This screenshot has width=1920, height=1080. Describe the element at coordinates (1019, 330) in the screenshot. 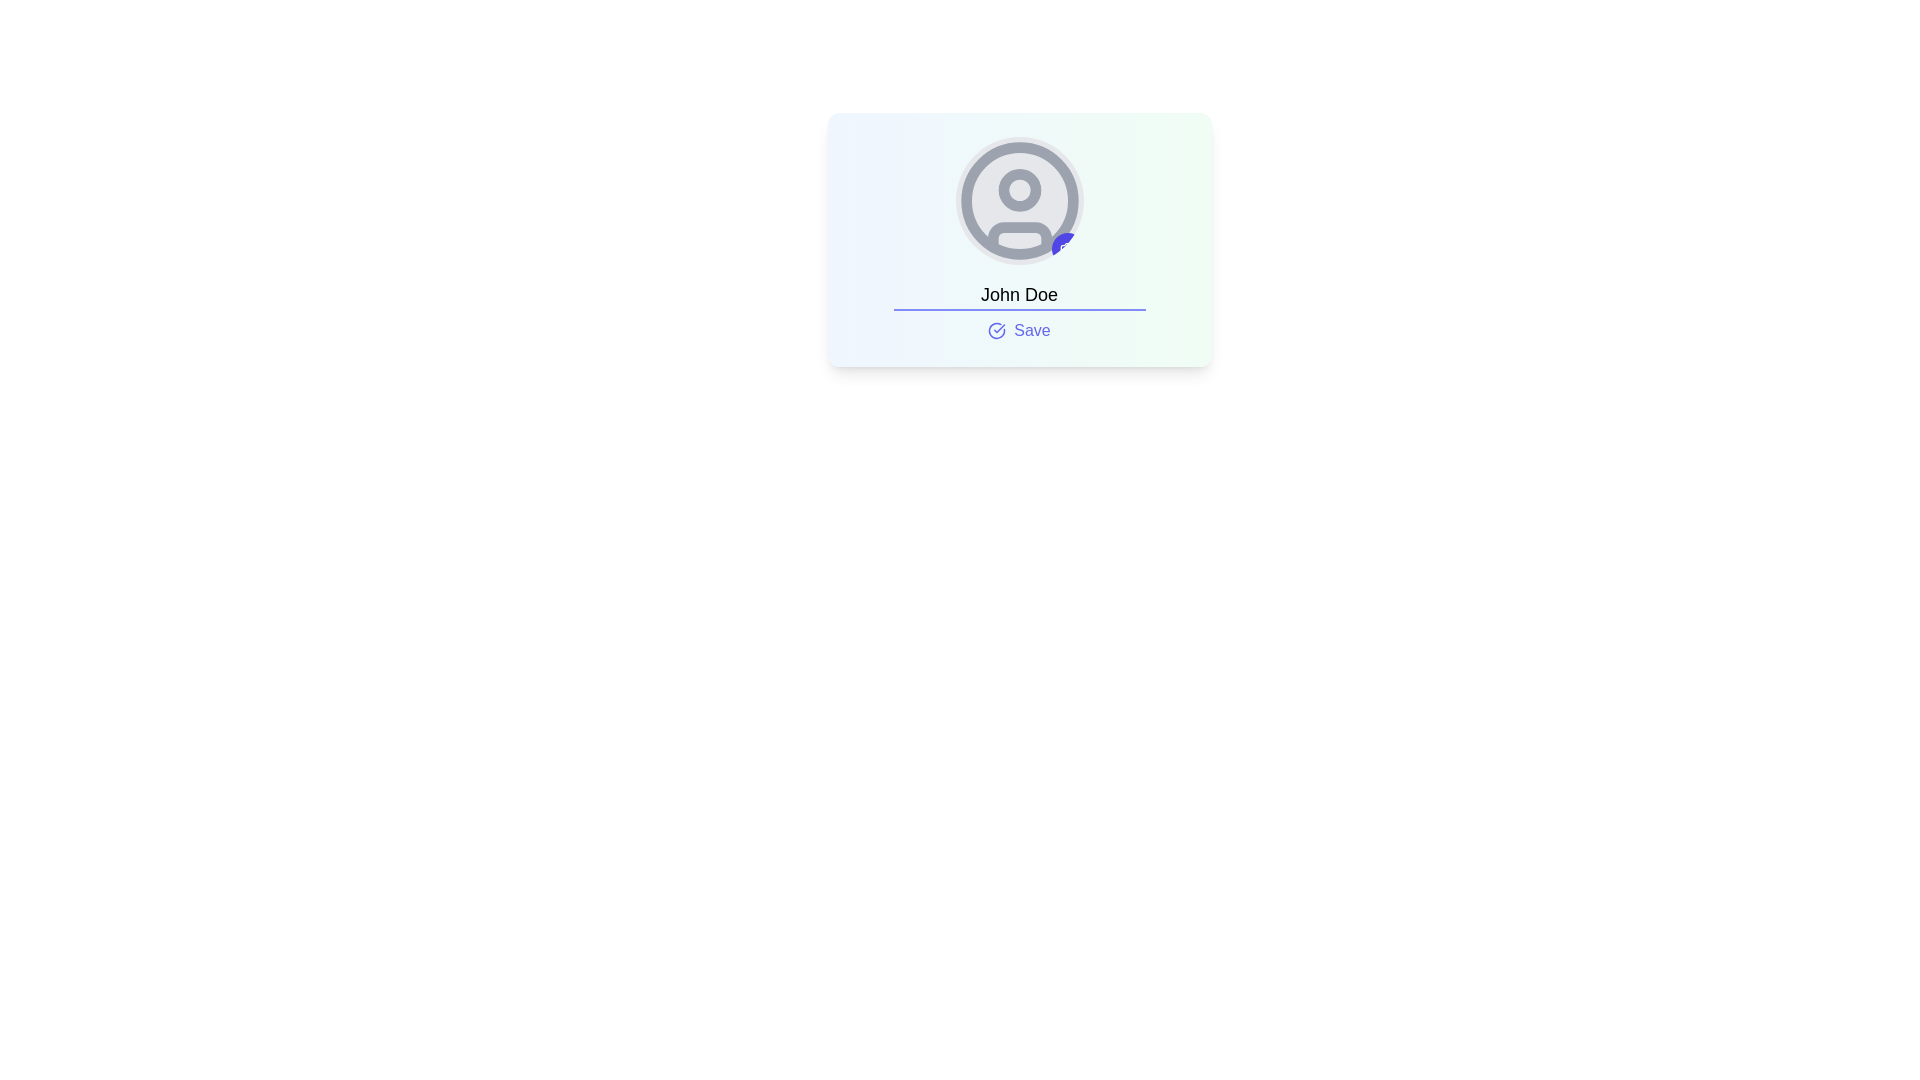

I see `the save Button located below the text field displaying 'John Doe'` at that location.